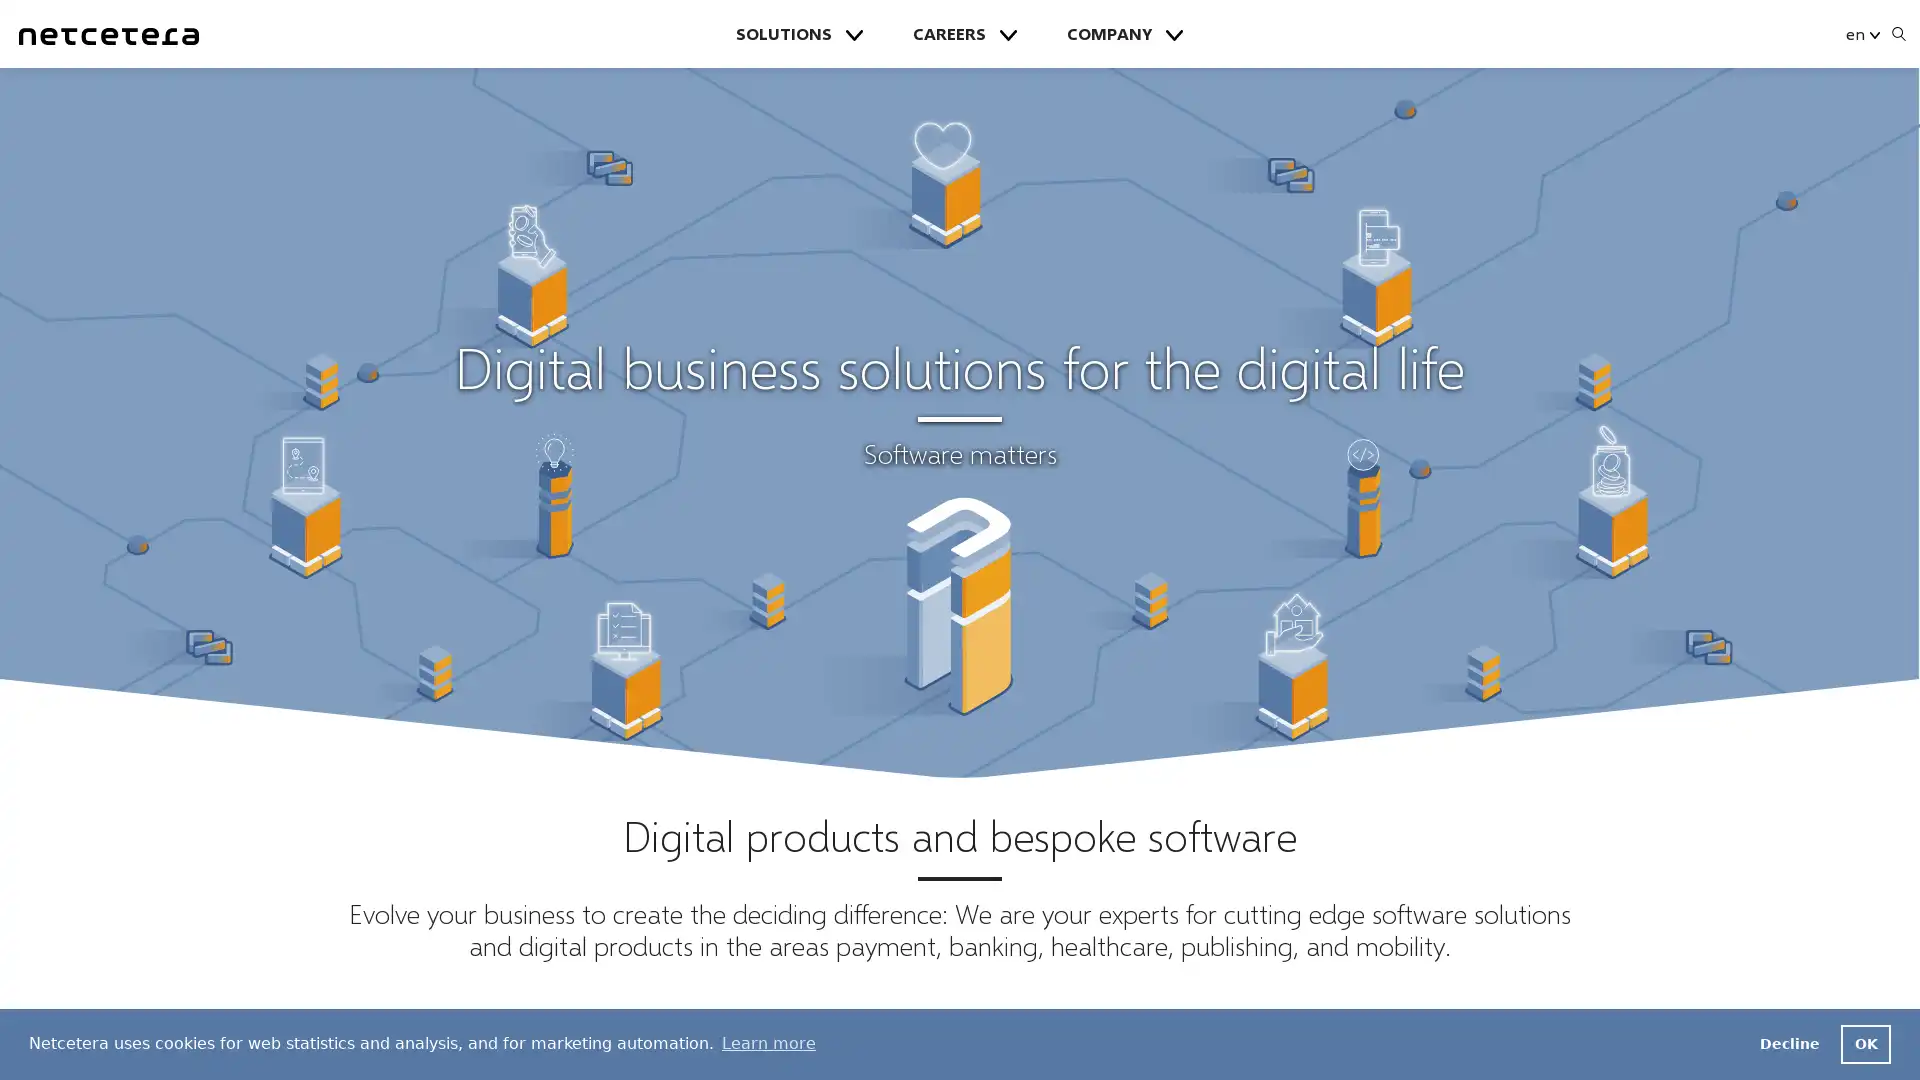 The width and height of the screenshot is (1920, 1080). What do you see at coordinates (1789, 1043) in the screenshot?
I see `deny cookies` at bounding box center [1789, 1043].